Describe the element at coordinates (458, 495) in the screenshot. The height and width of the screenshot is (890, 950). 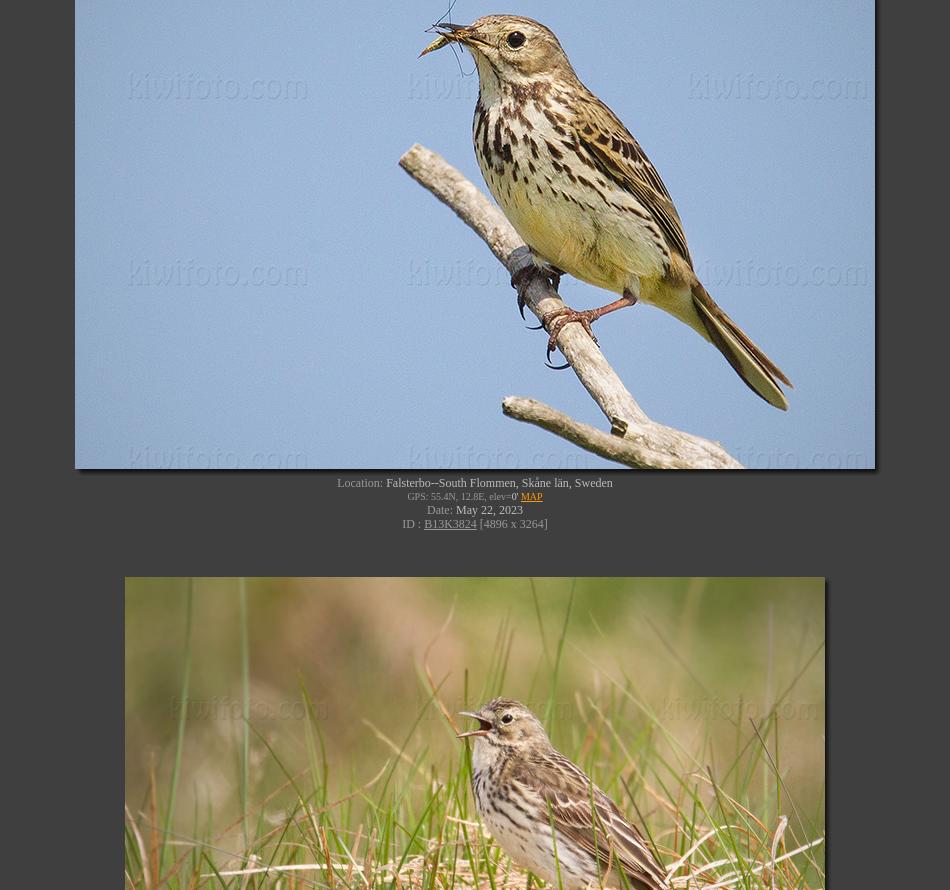
I see `'GPS: 55.4N, 12.8E, elev='` at that location.